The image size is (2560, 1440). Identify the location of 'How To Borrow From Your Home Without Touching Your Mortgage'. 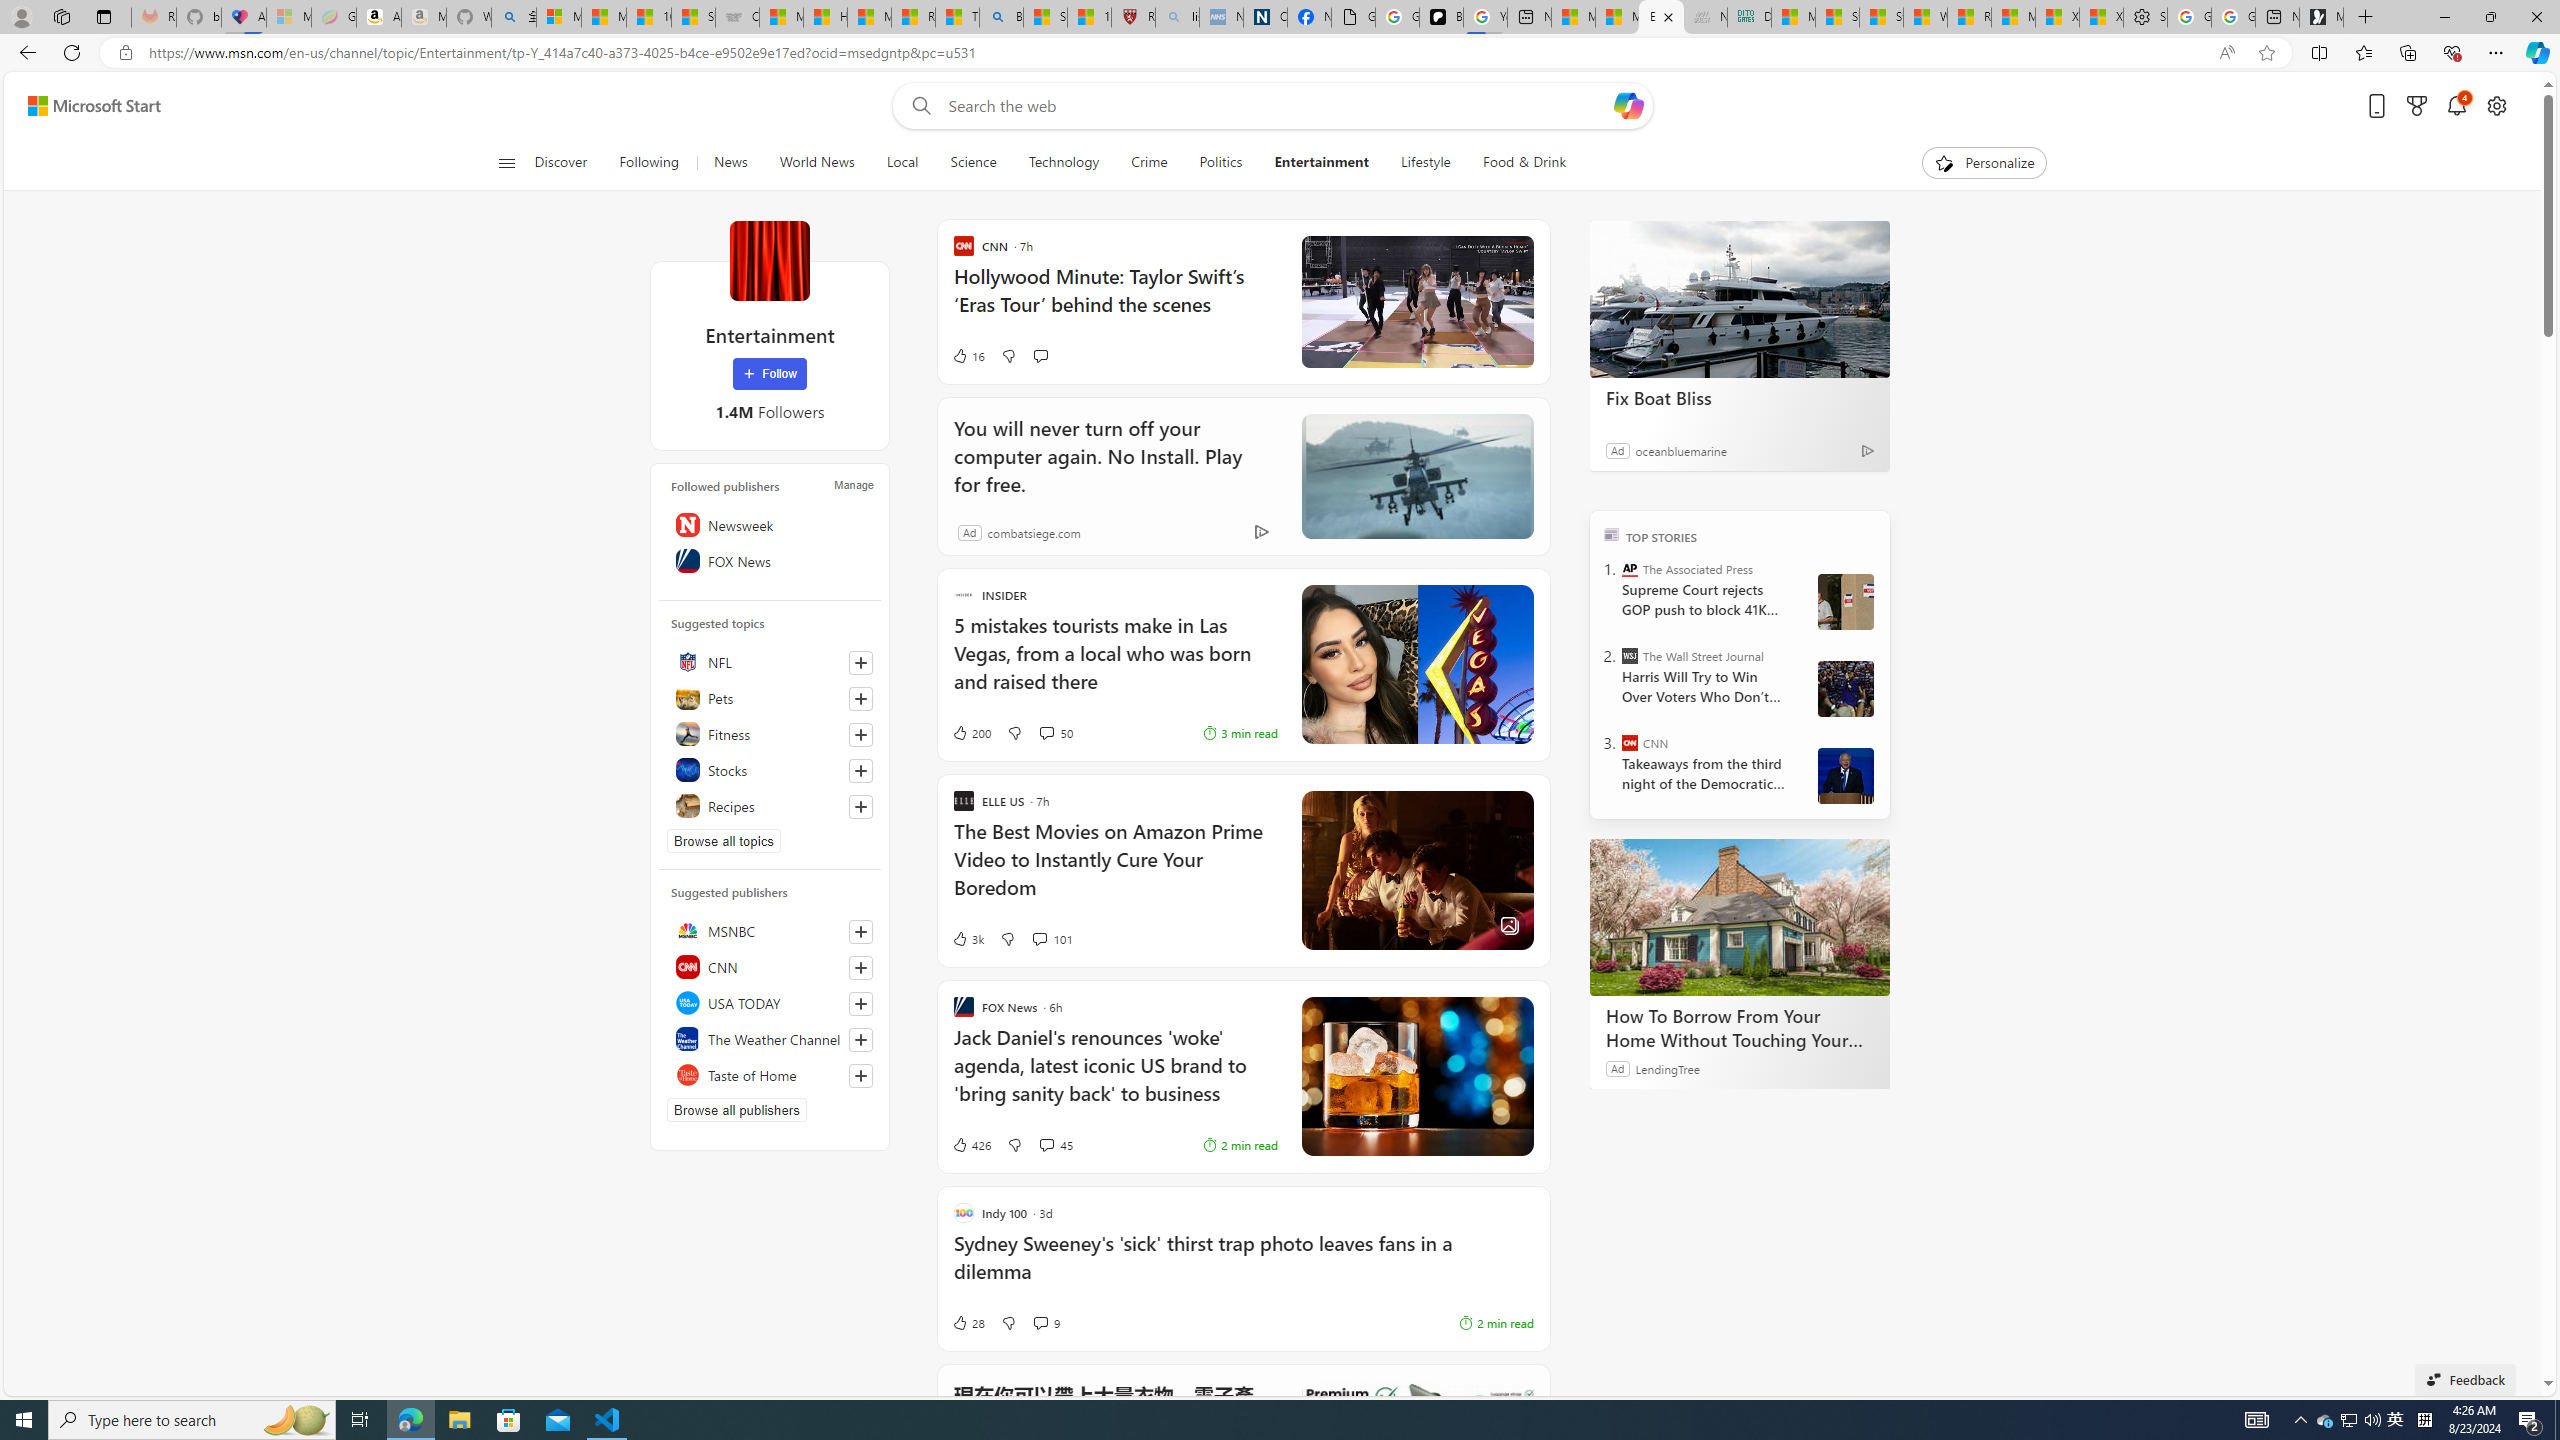
(1738, 916).